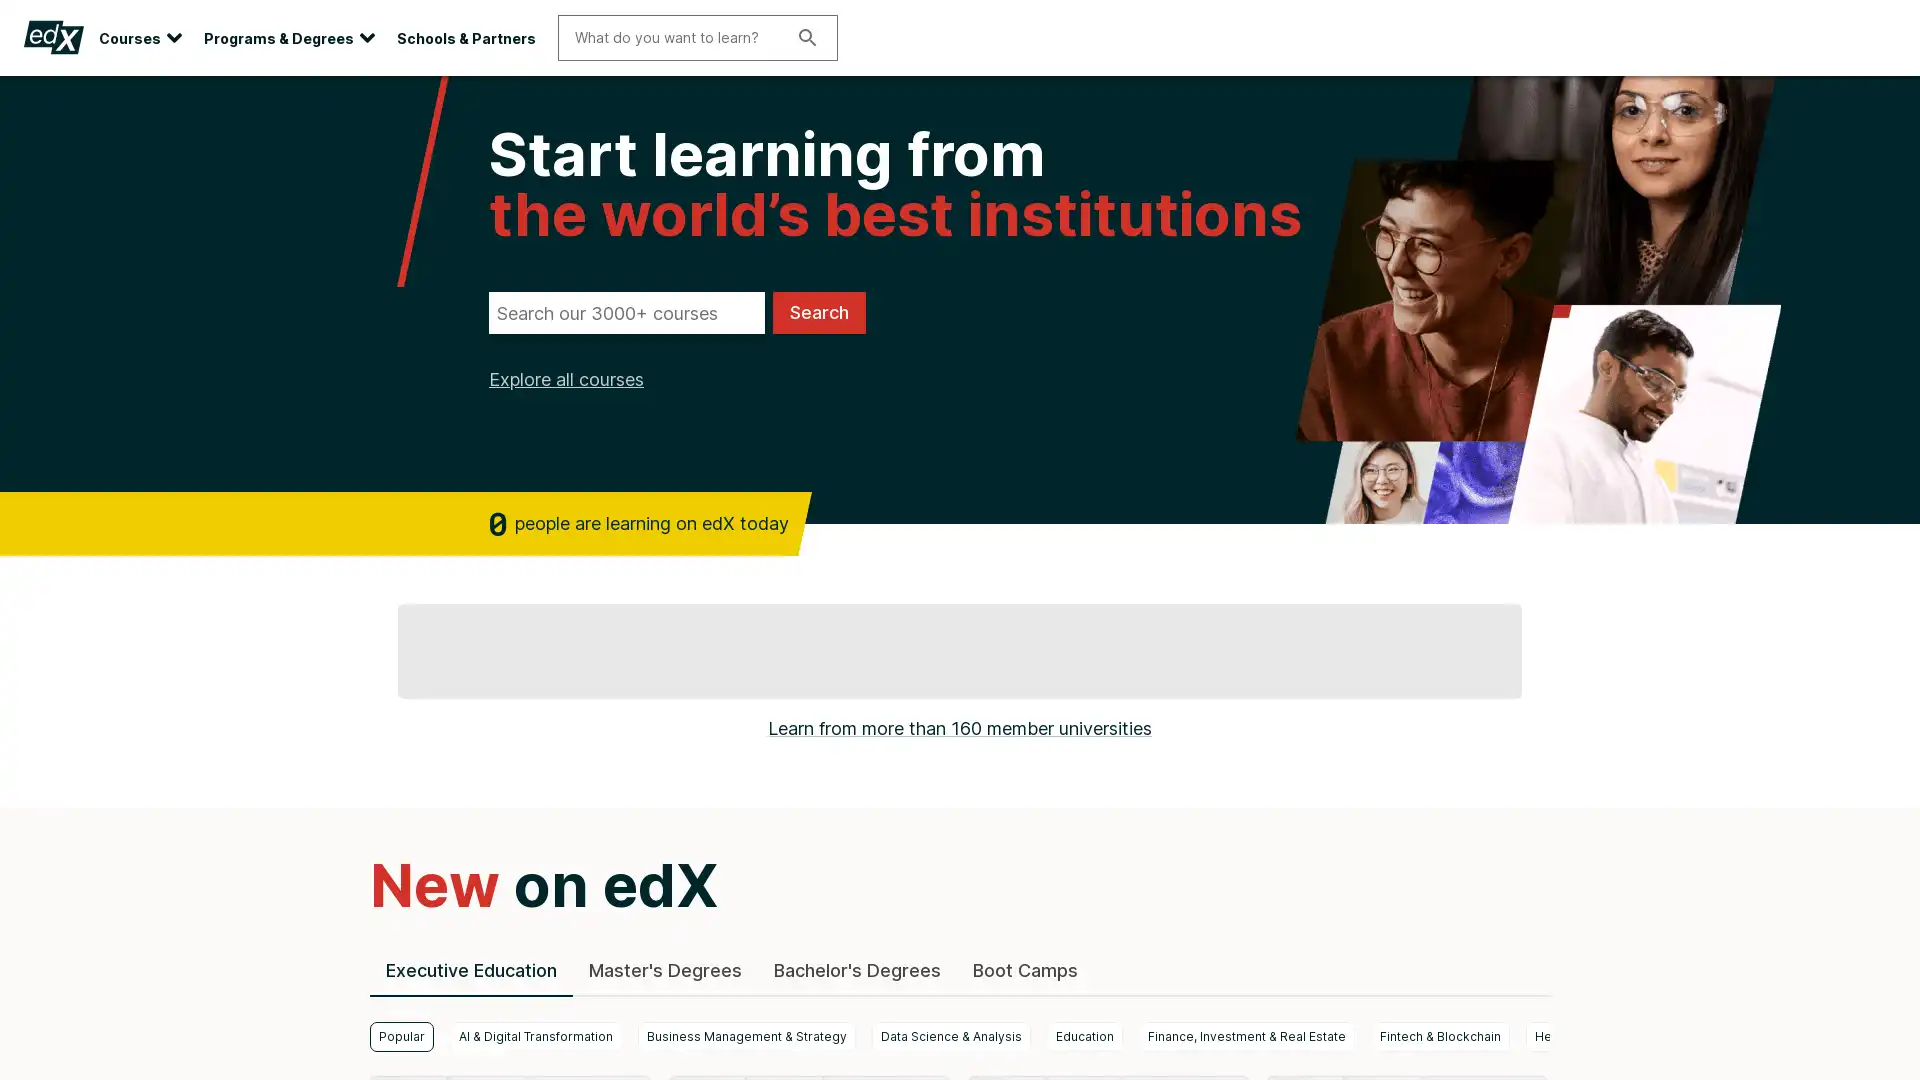 The height and width of the screenshot is (1080, 1920). Describe the element at coordinates (819, 345) in the screenshot. I see `Search` at that location.